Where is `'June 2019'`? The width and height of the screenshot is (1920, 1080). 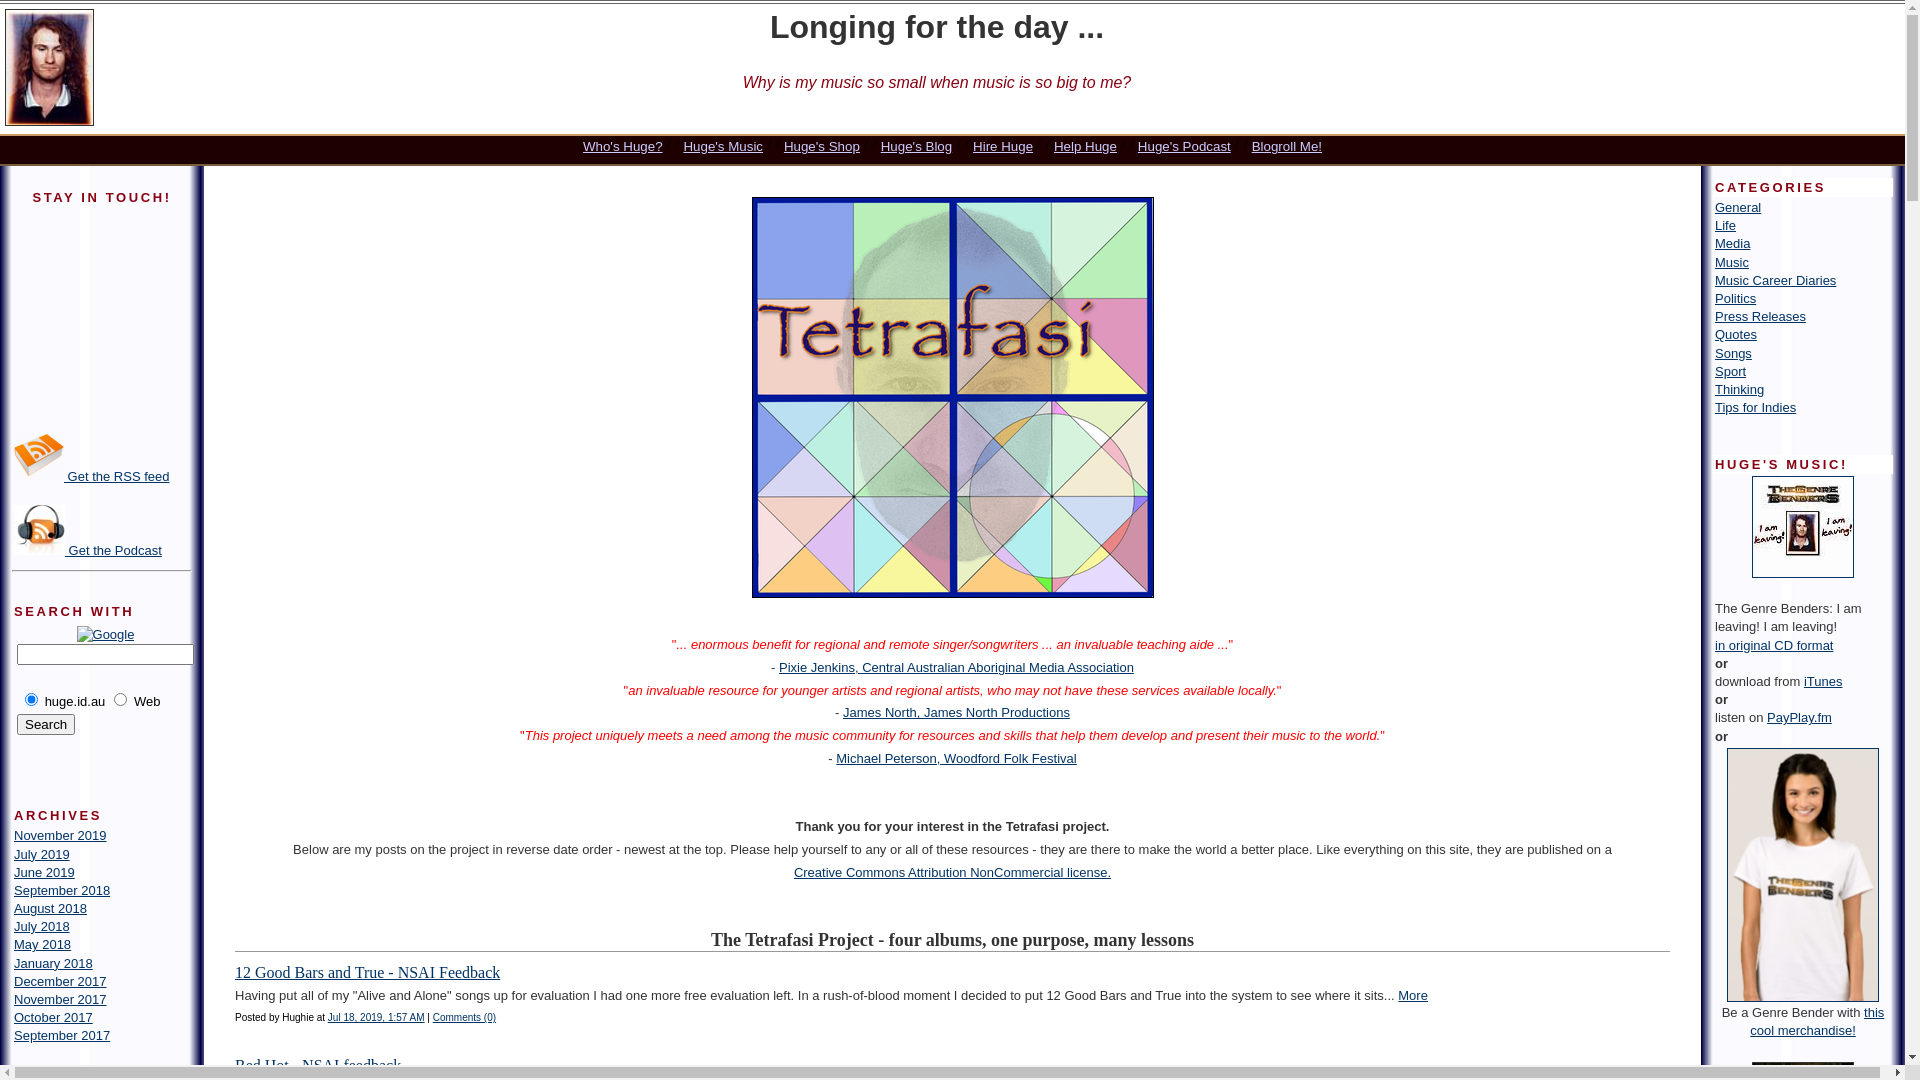 'June 2019' is located at coordinates (44, 871).